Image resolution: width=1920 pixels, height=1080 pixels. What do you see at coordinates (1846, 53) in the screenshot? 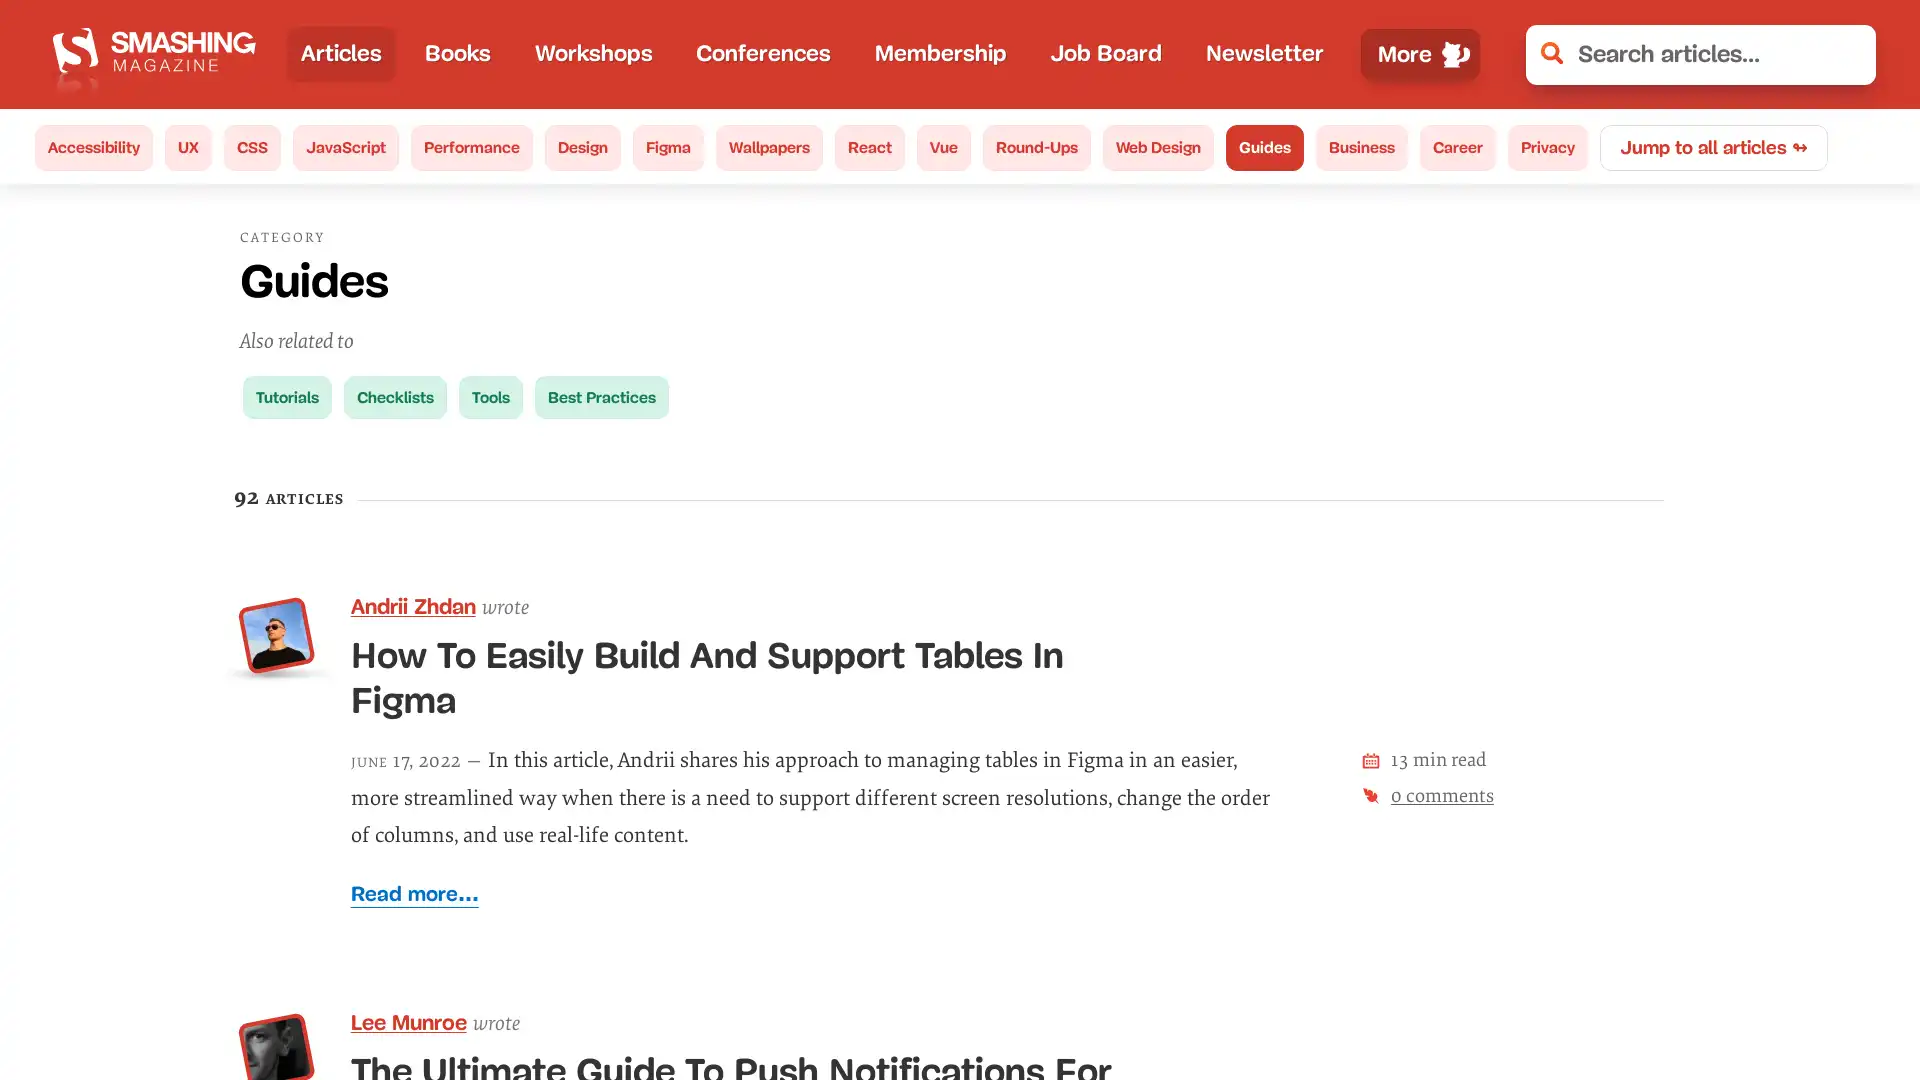
I see `Clear Search` at bounding box center [1846, 53].